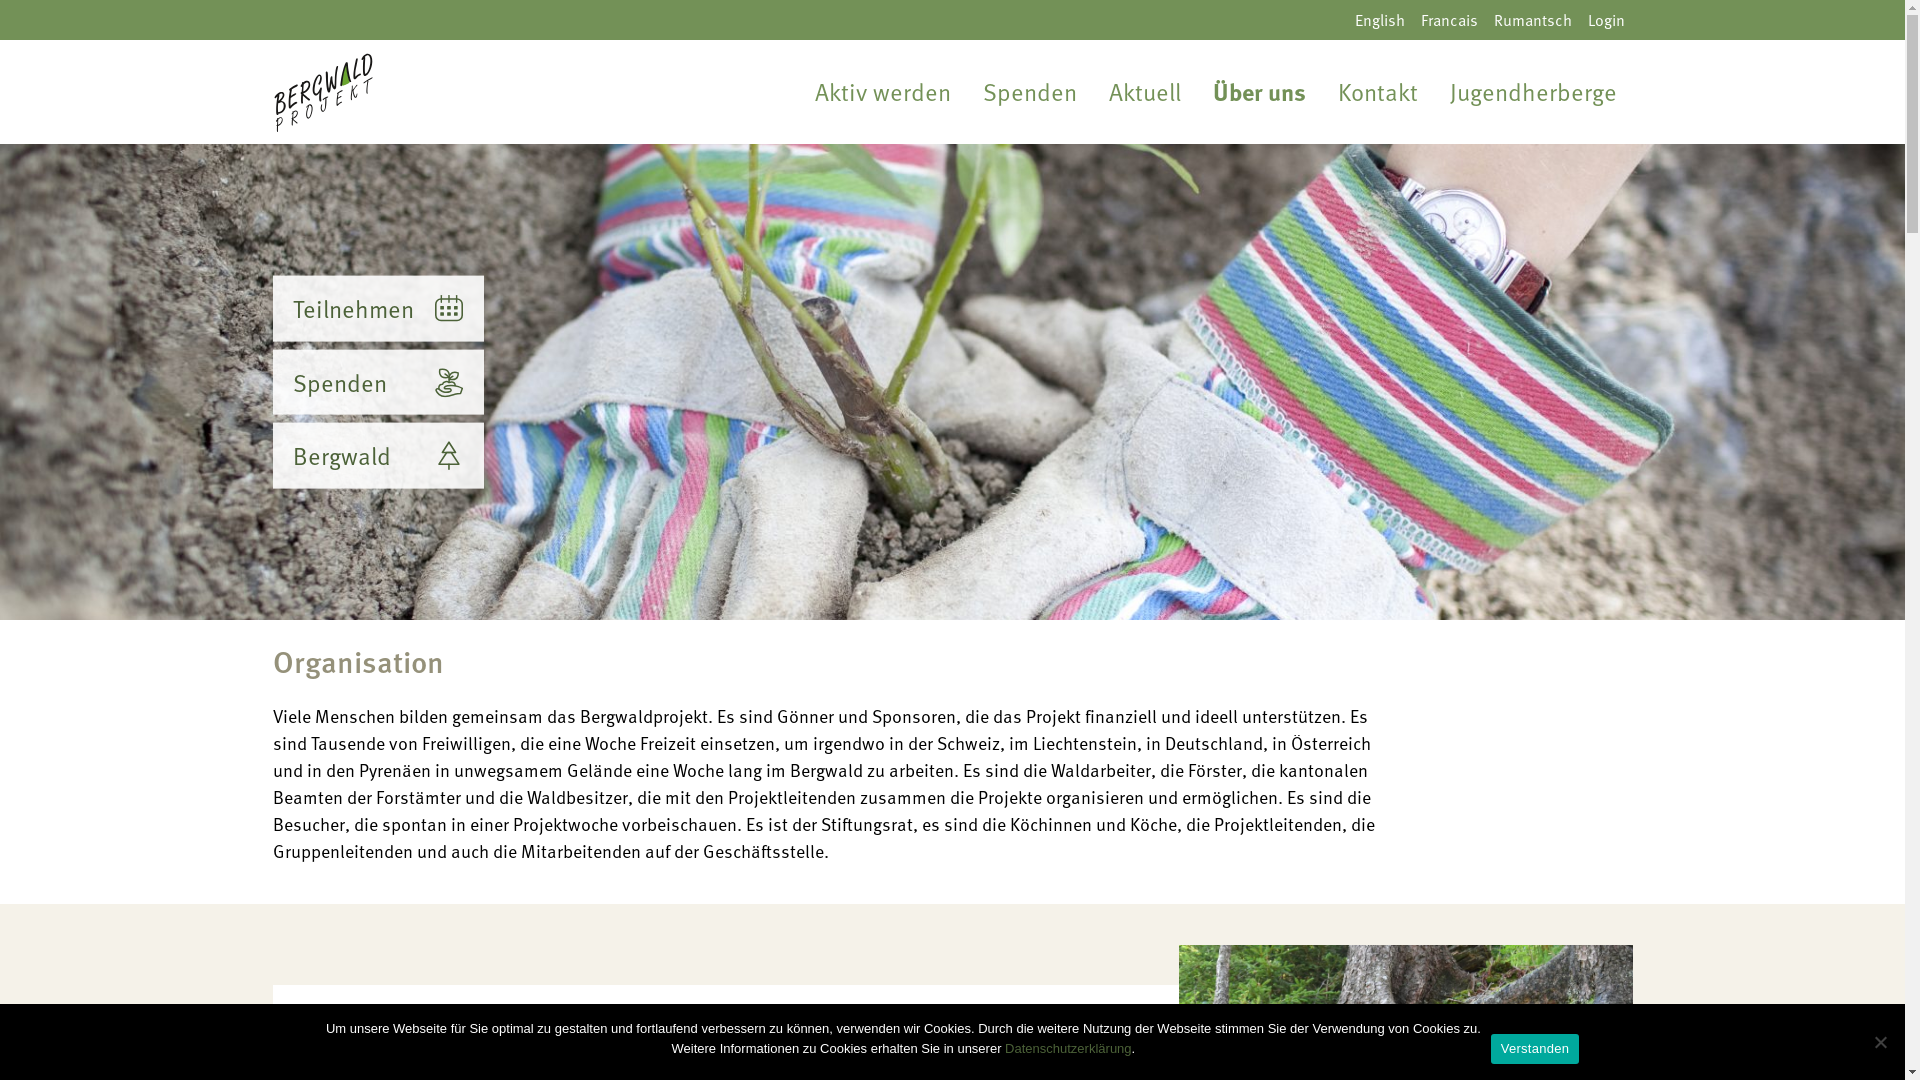 This screenshot has width=1920, height=1080. I want to click on 'No', so click(1879, 1040).